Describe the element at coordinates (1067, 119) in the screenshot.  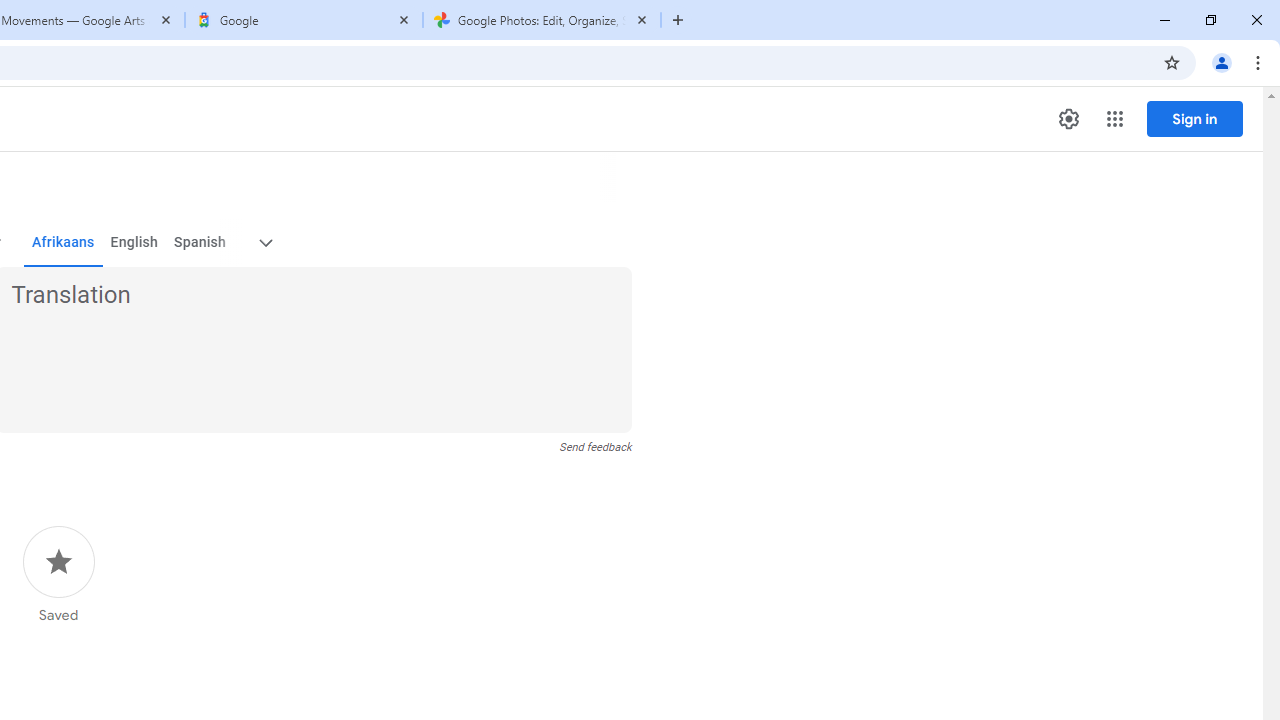
I see `'Settings'` at that location.